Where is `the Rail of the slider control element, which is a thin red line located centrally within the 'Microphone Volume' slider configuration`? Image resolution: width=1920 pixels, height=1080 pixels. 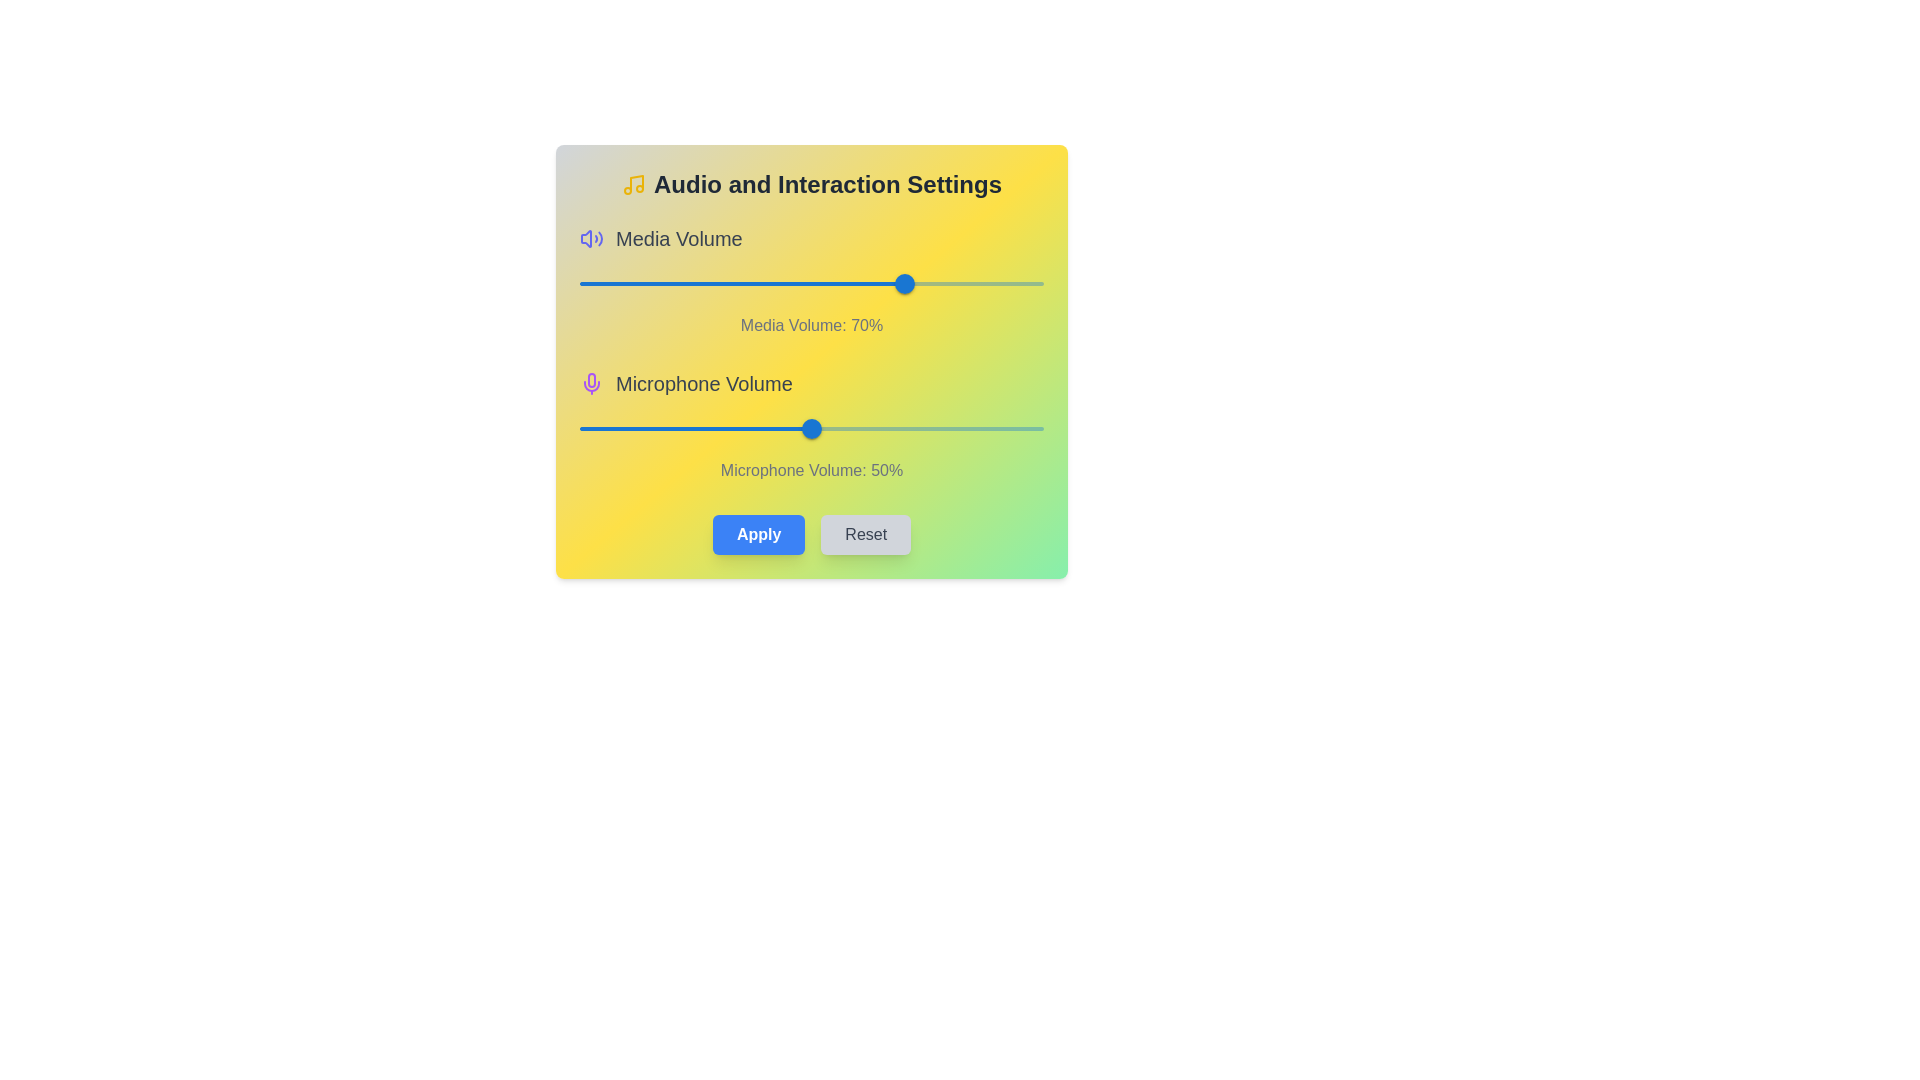
the Rail of the slider control element, which is a thin red line located centrally within the 'Microphone Volume' slider configuration is located at coordinates (811, 427).